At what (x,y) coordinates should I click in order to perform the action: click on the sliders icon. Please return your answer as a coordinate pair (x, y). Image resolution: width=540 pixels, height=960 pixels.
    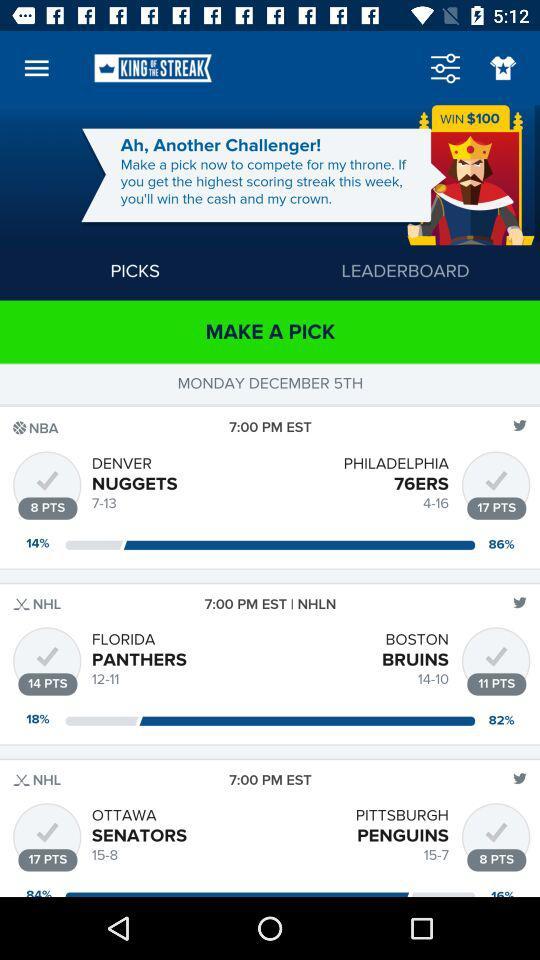
    Looking at the image, I should click on (445, 68).